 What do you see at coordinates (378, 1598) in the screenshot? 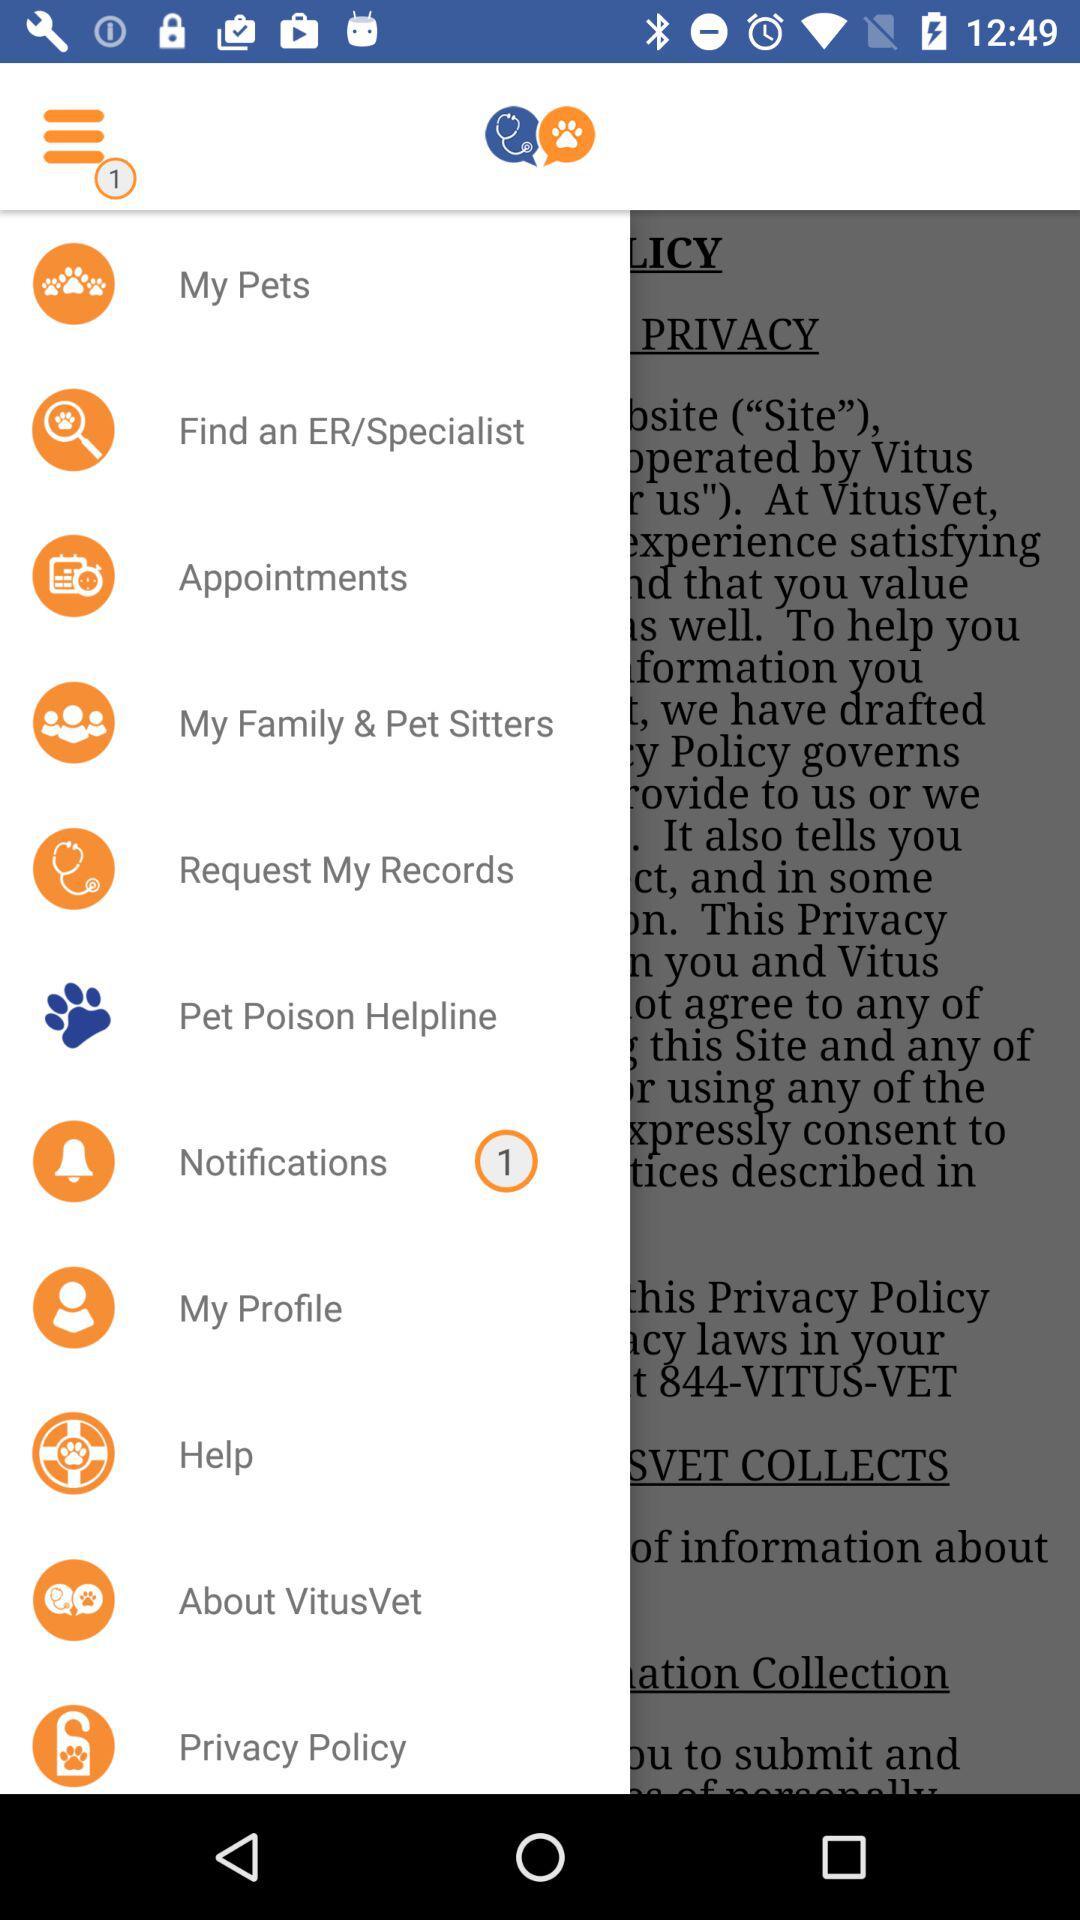
I see `about vitusvet` at bounding box center [378, 1598].